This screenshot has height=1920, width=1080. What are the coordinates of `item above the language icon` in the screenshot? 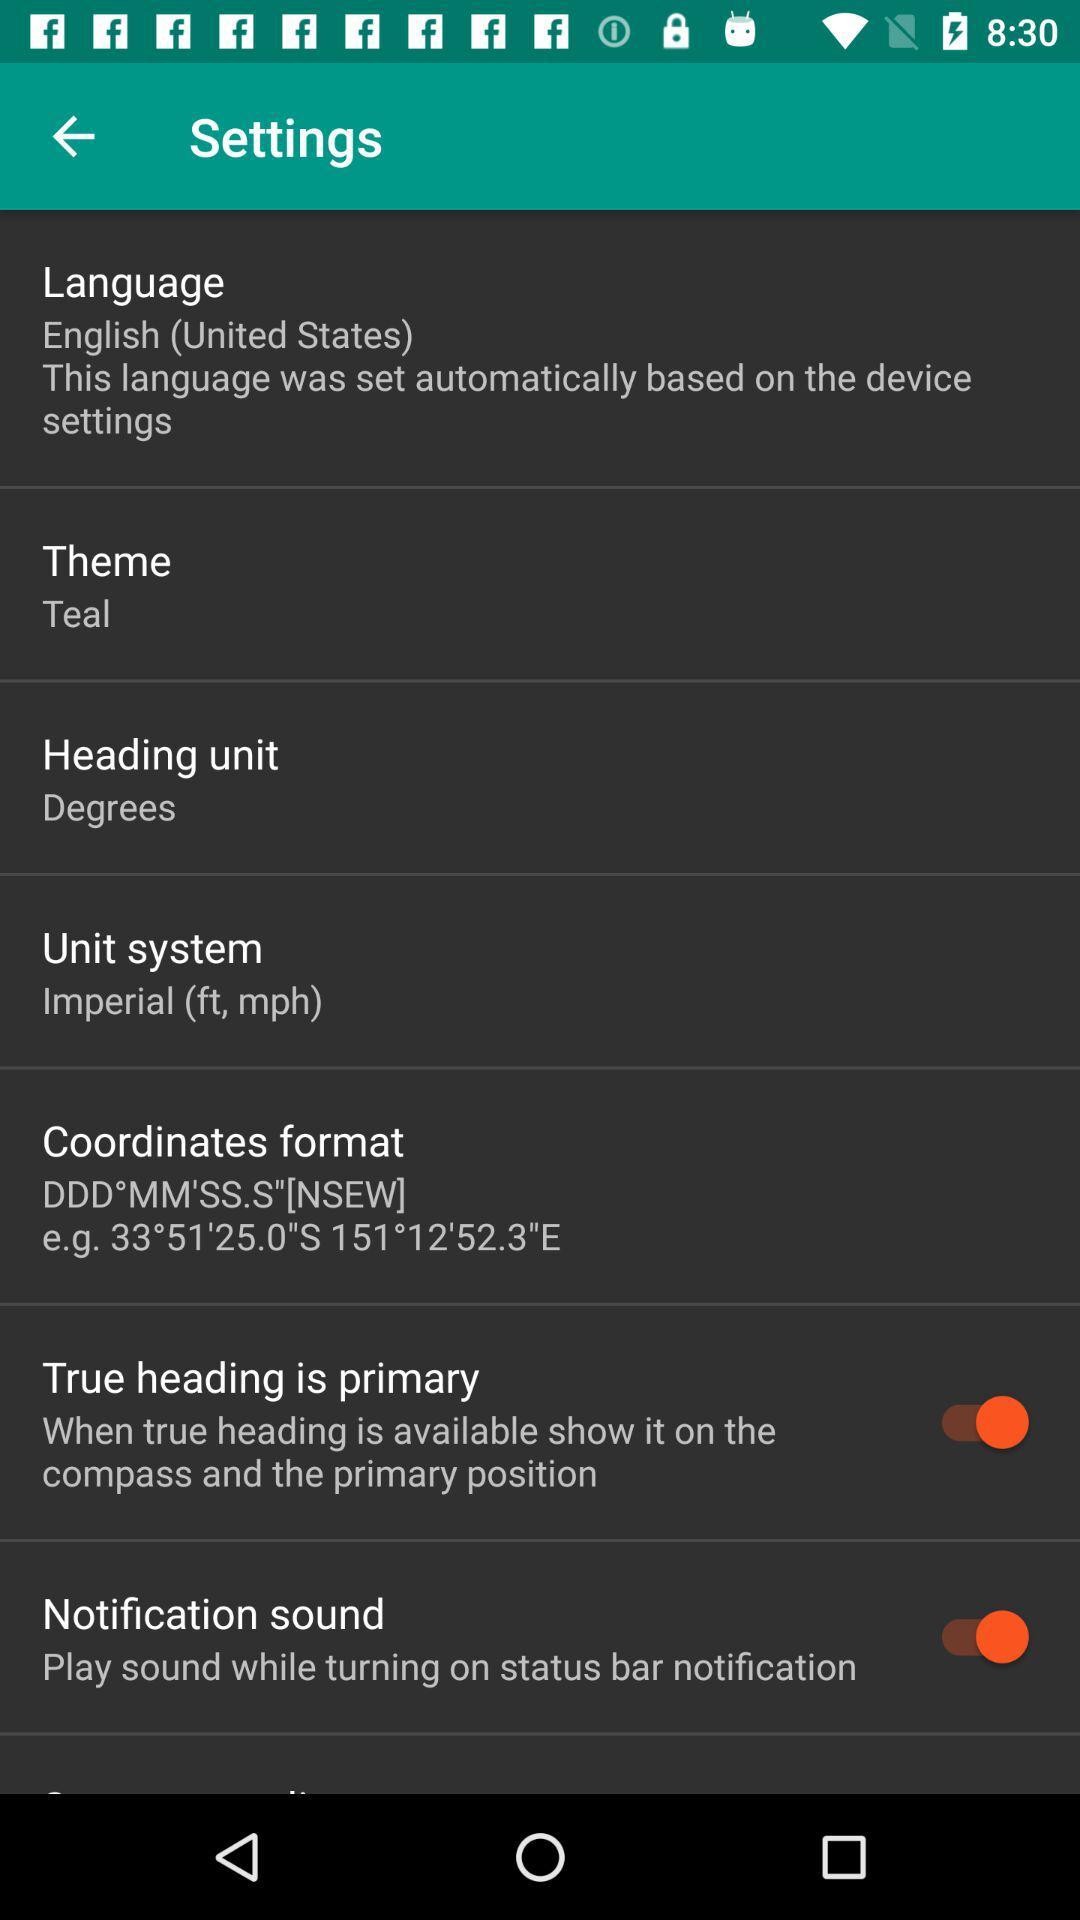 It's located at (72, 135).